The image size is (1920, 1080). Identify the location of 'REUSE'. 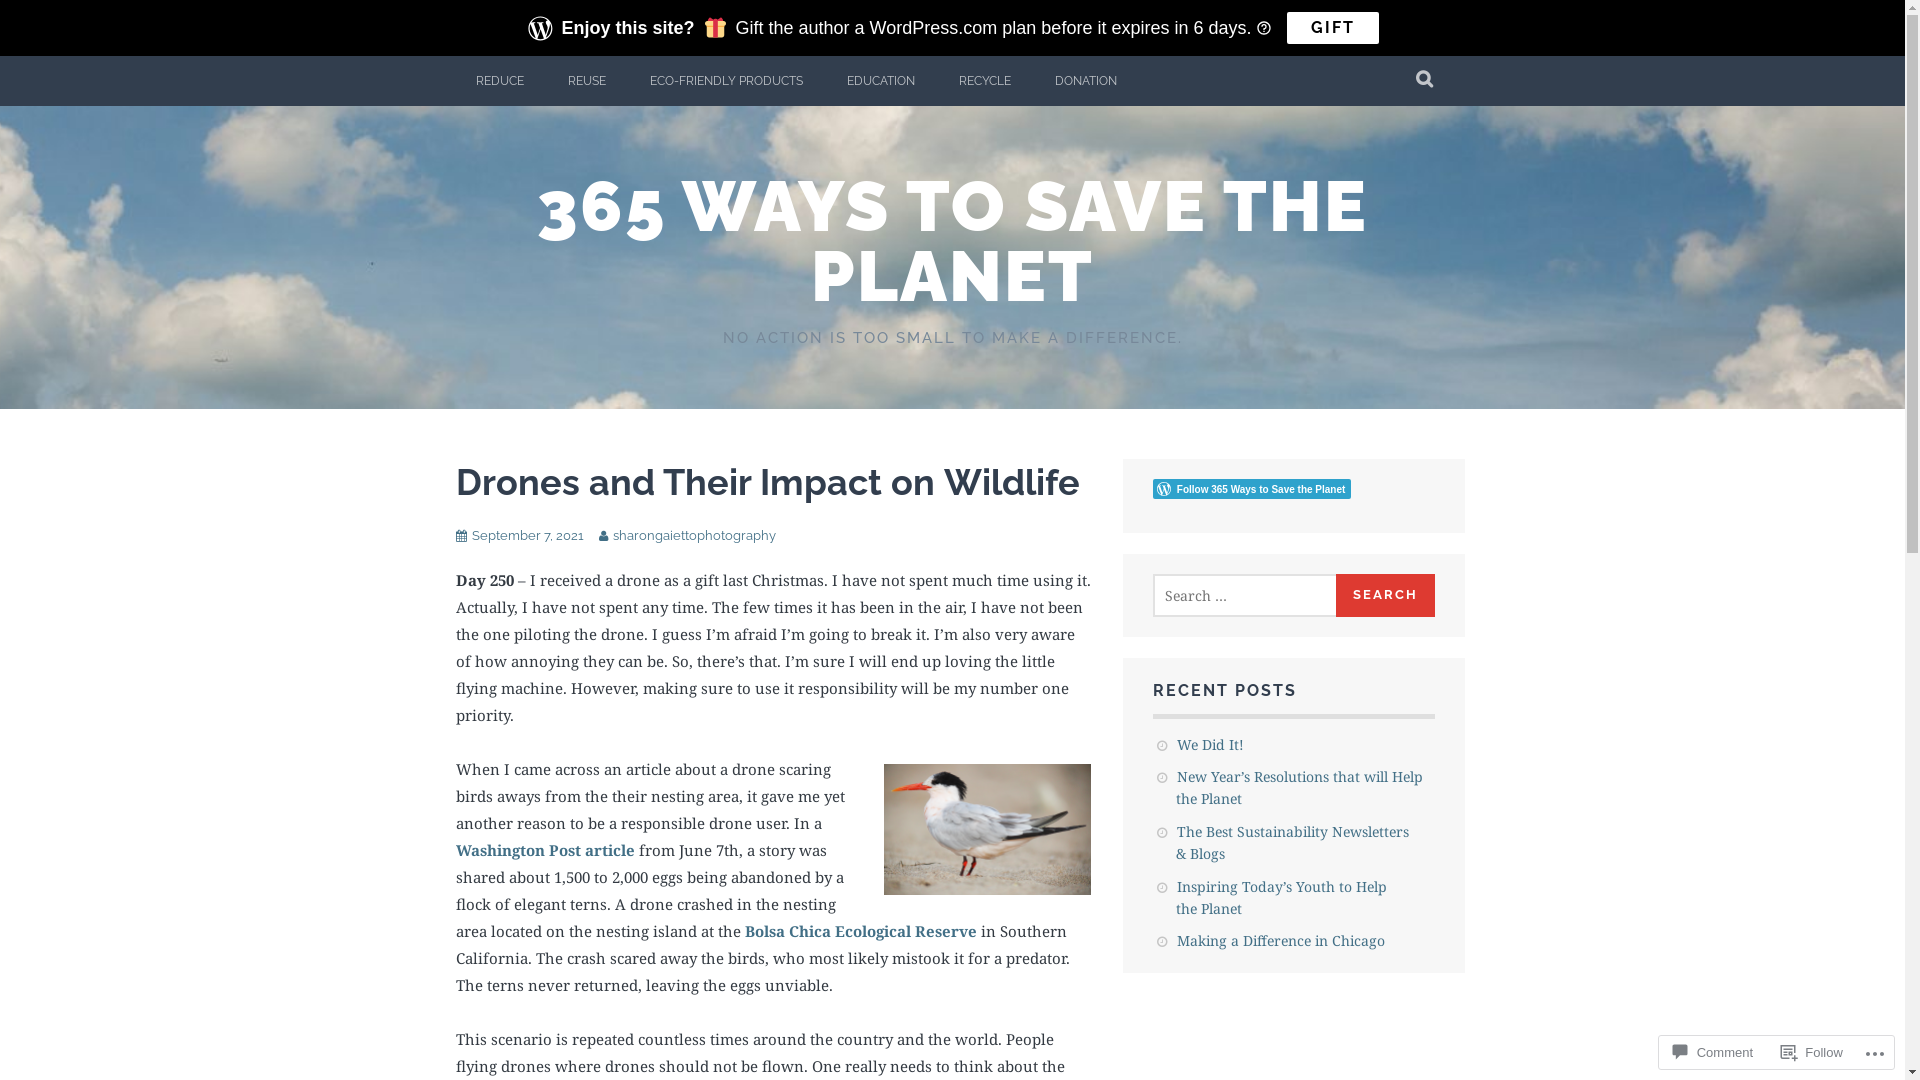
(547, 80).